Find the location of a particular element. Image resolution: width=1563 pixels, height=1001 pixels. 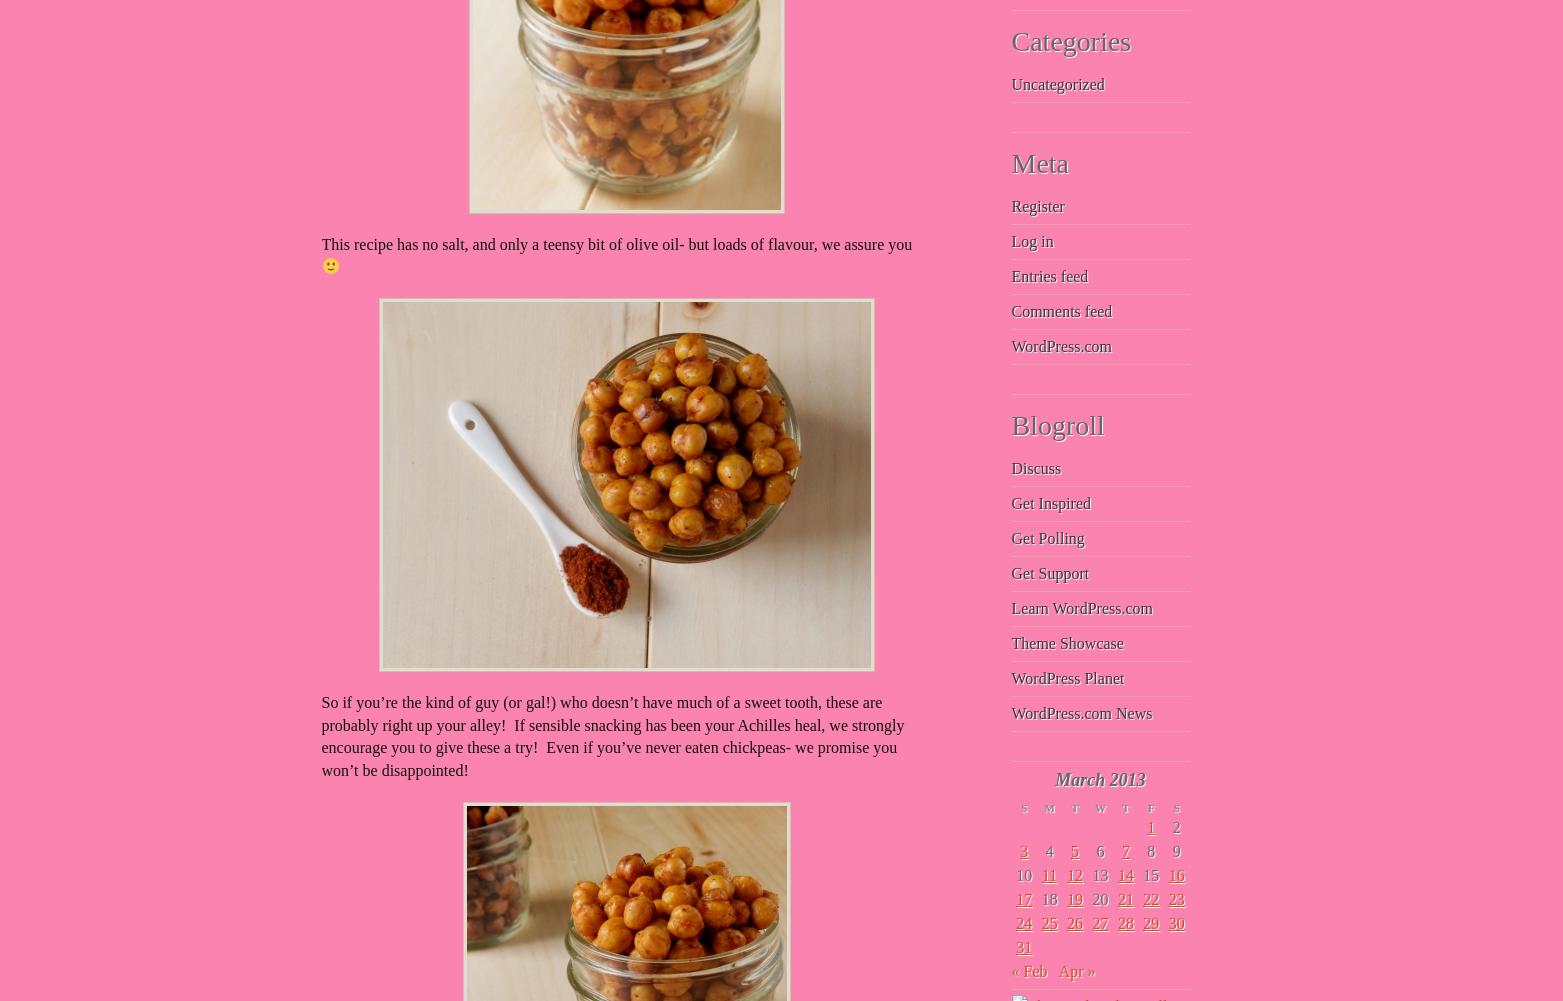

'5' is located at coordinates (1075, 850).